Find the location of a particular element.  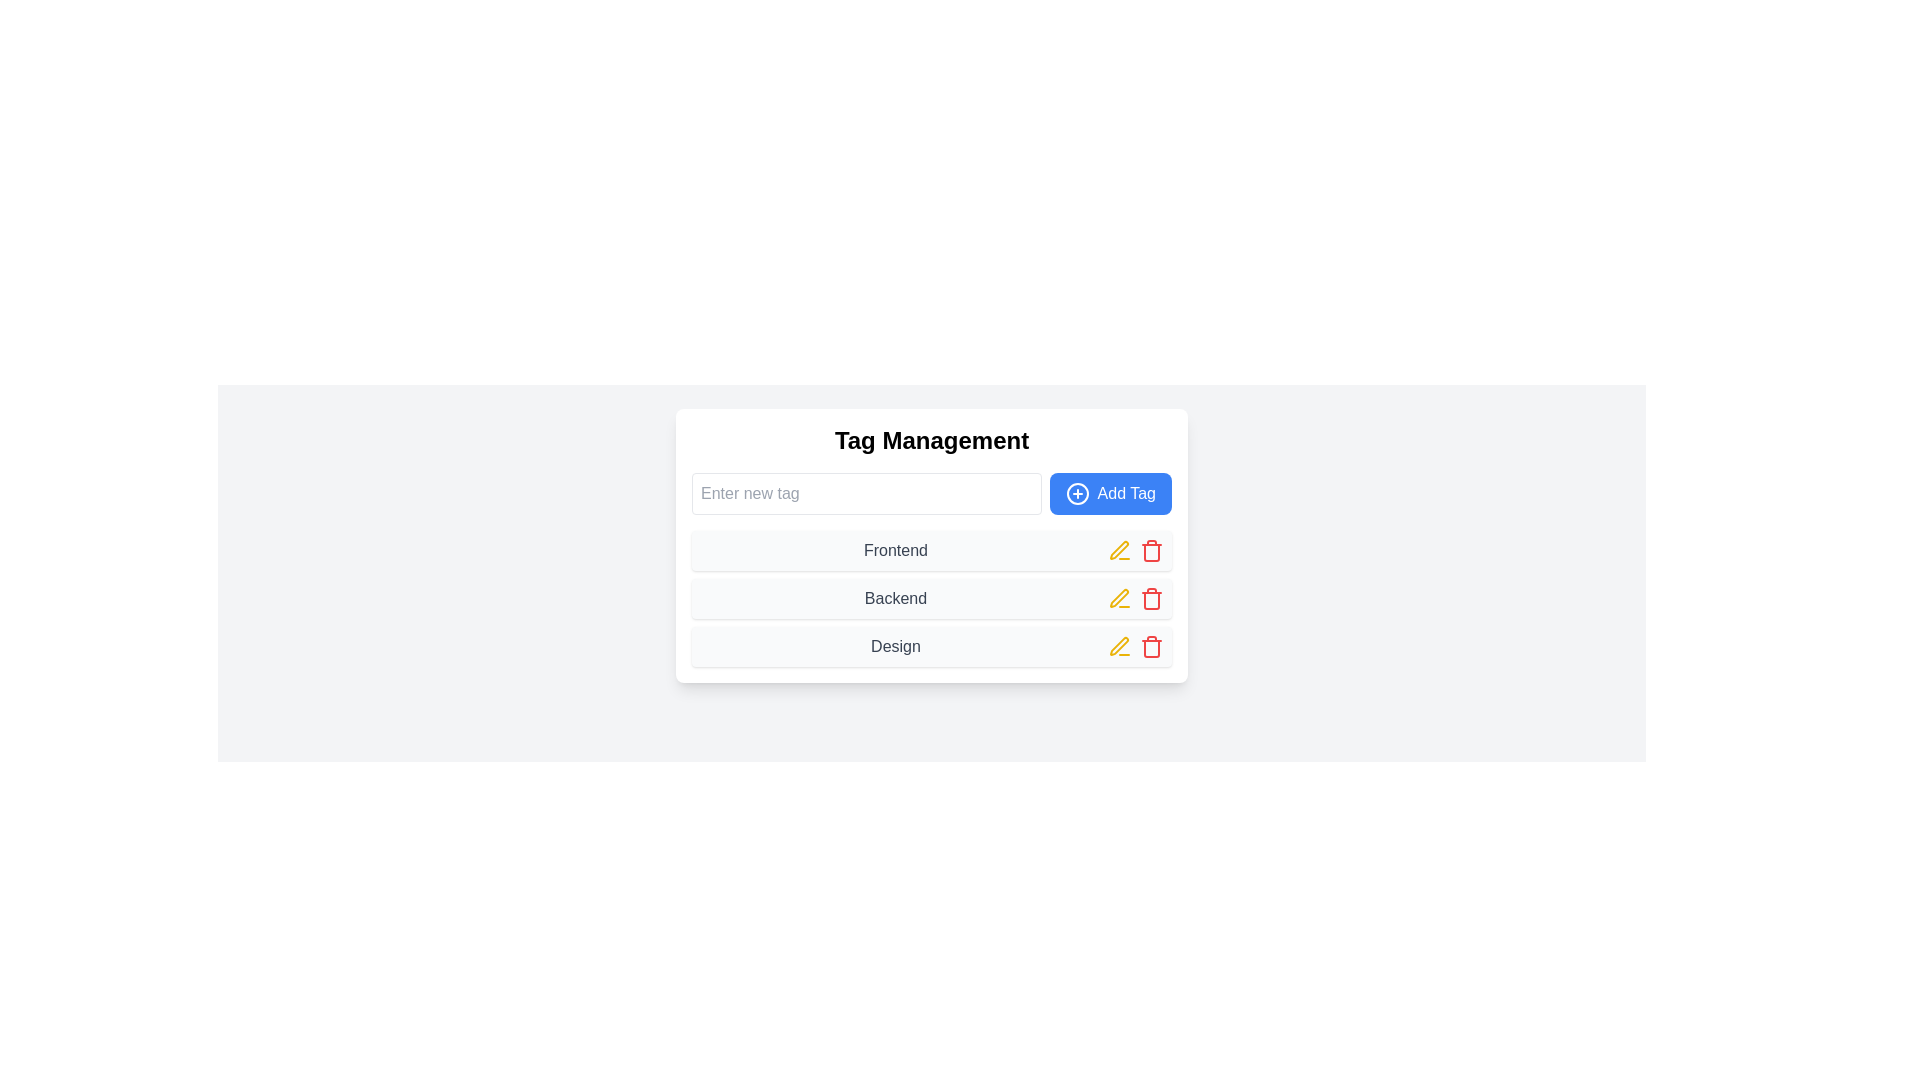

the circular graphical element that is part of the plus icon located next to the 'Add Tag' button in the 'Tag Management' interface to interact with it is located at coordinates (1076, 493).